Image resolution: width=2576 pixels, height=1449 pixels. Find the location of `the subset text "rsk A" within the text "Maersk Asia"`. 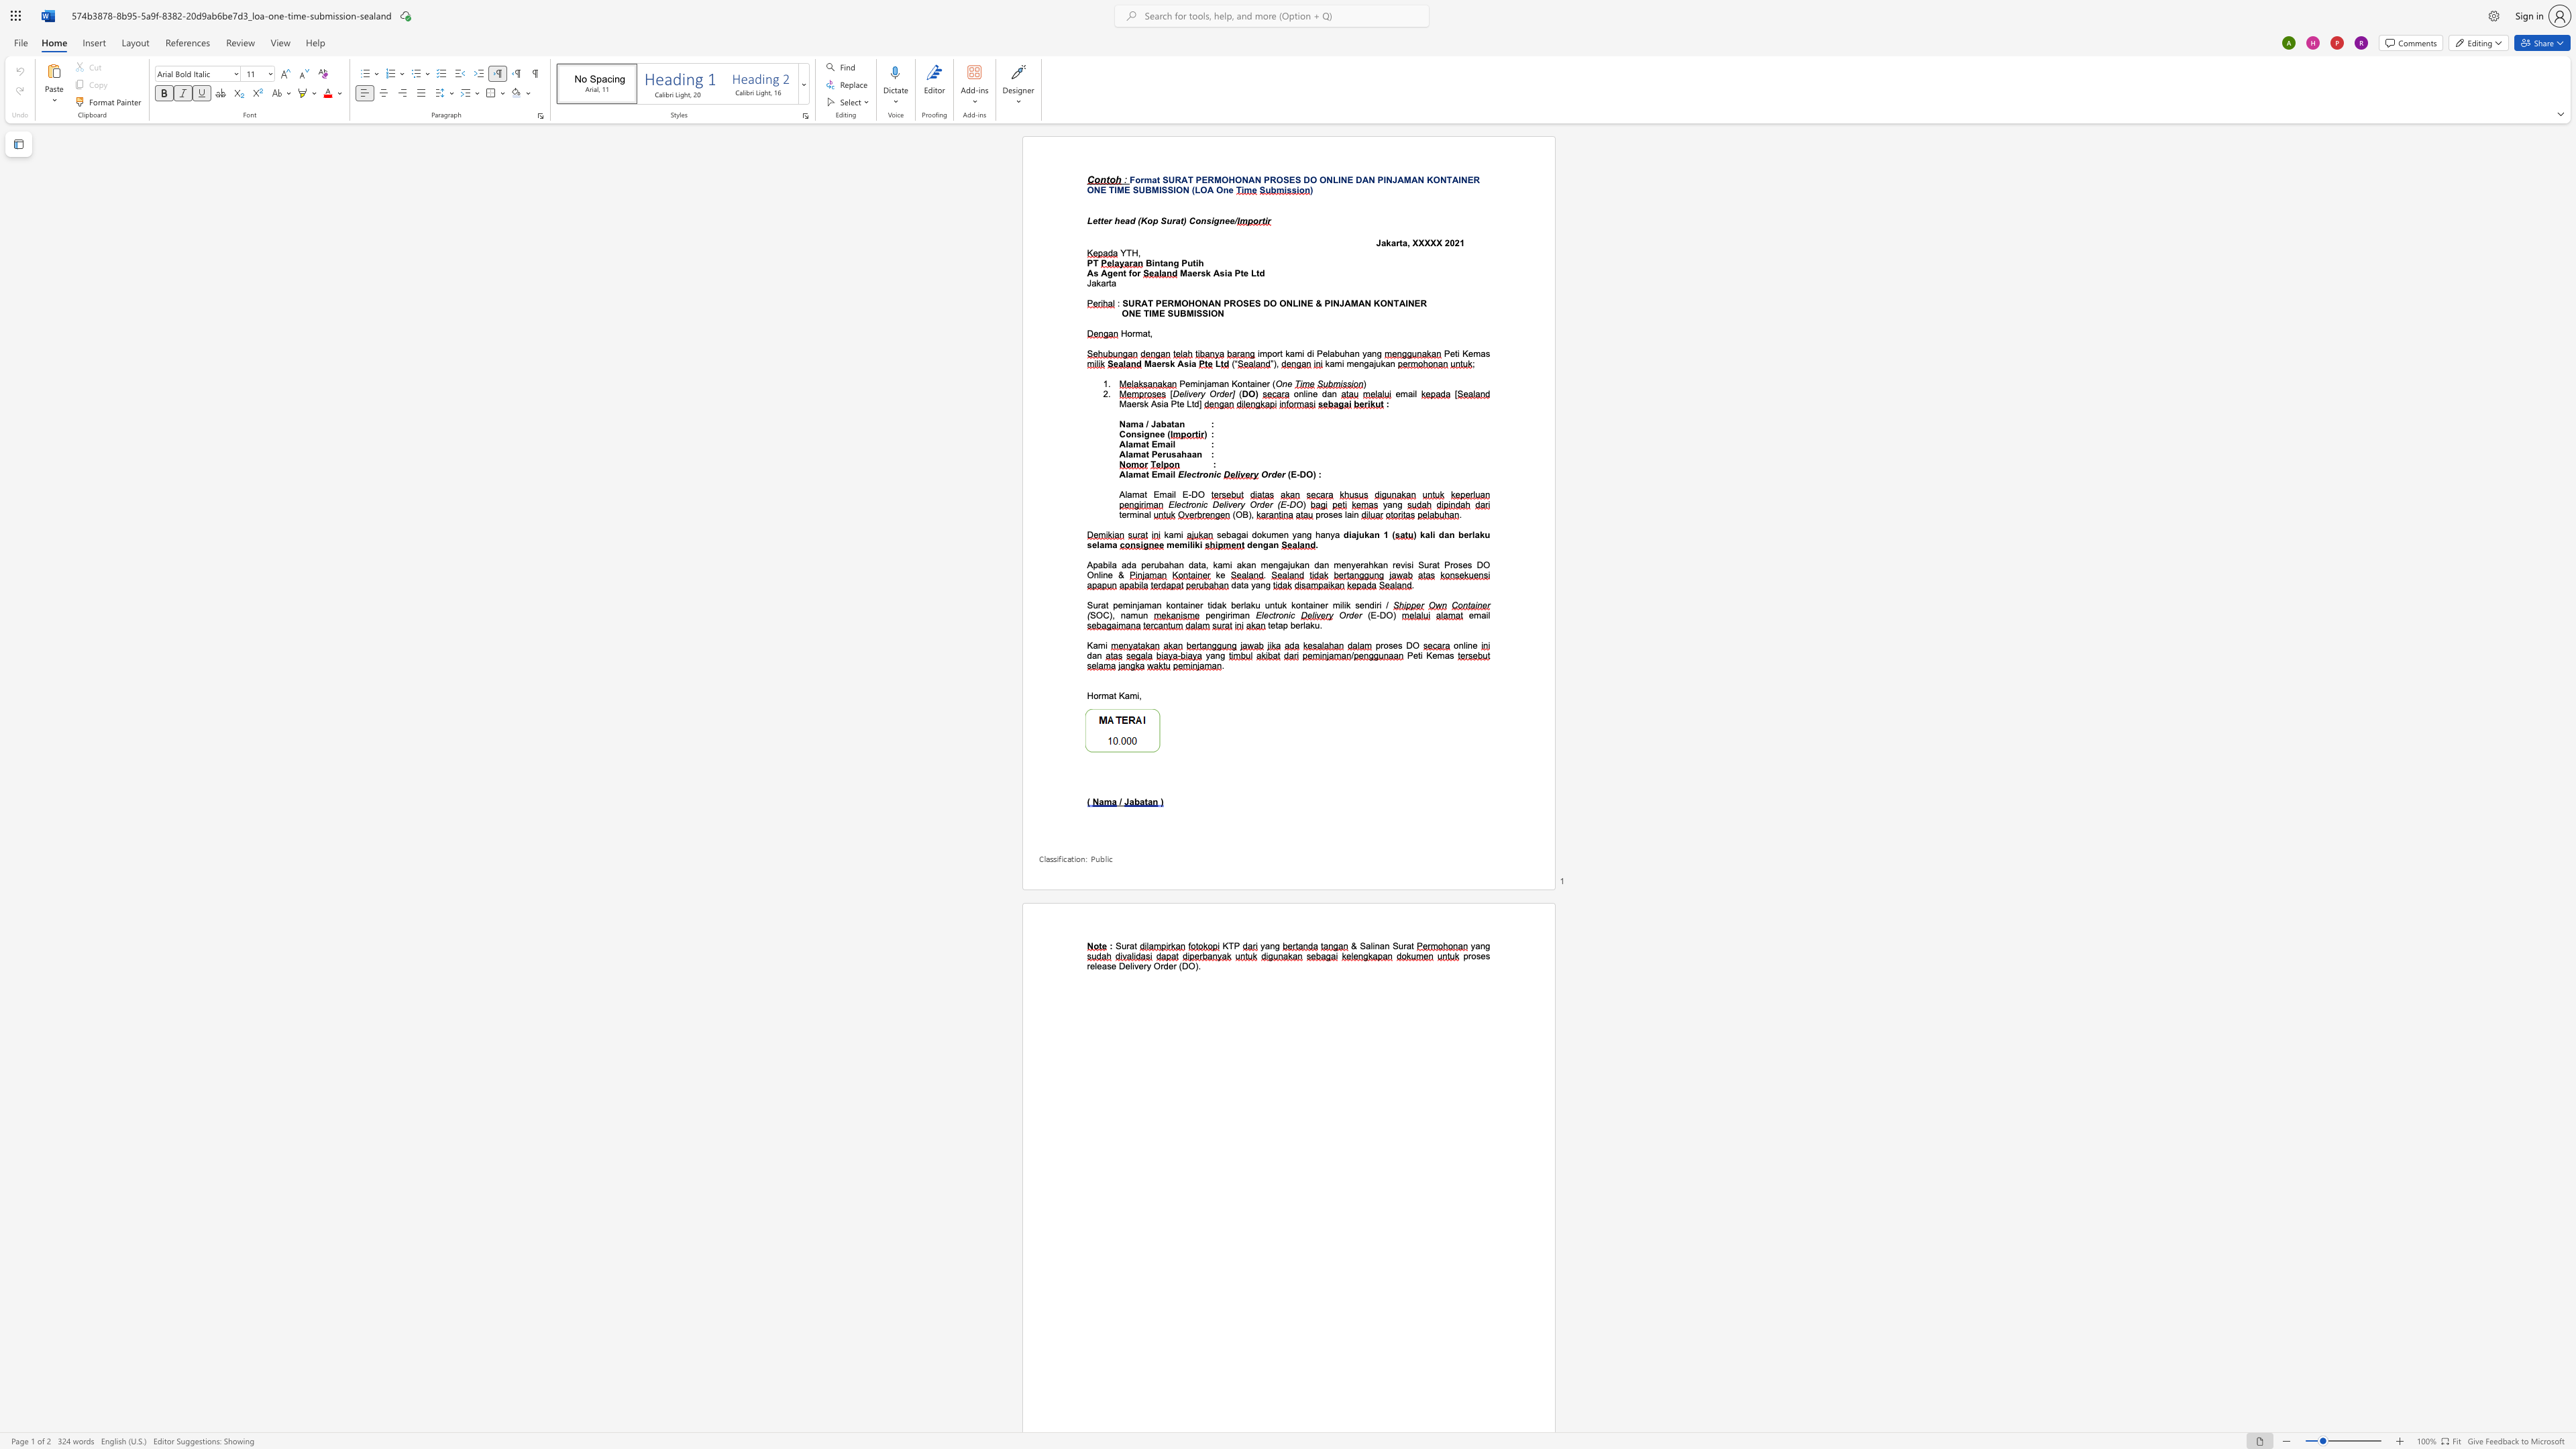

the subset text "rsk A" within the text "Maersk Asia" is located at coordinates (1160, 362).